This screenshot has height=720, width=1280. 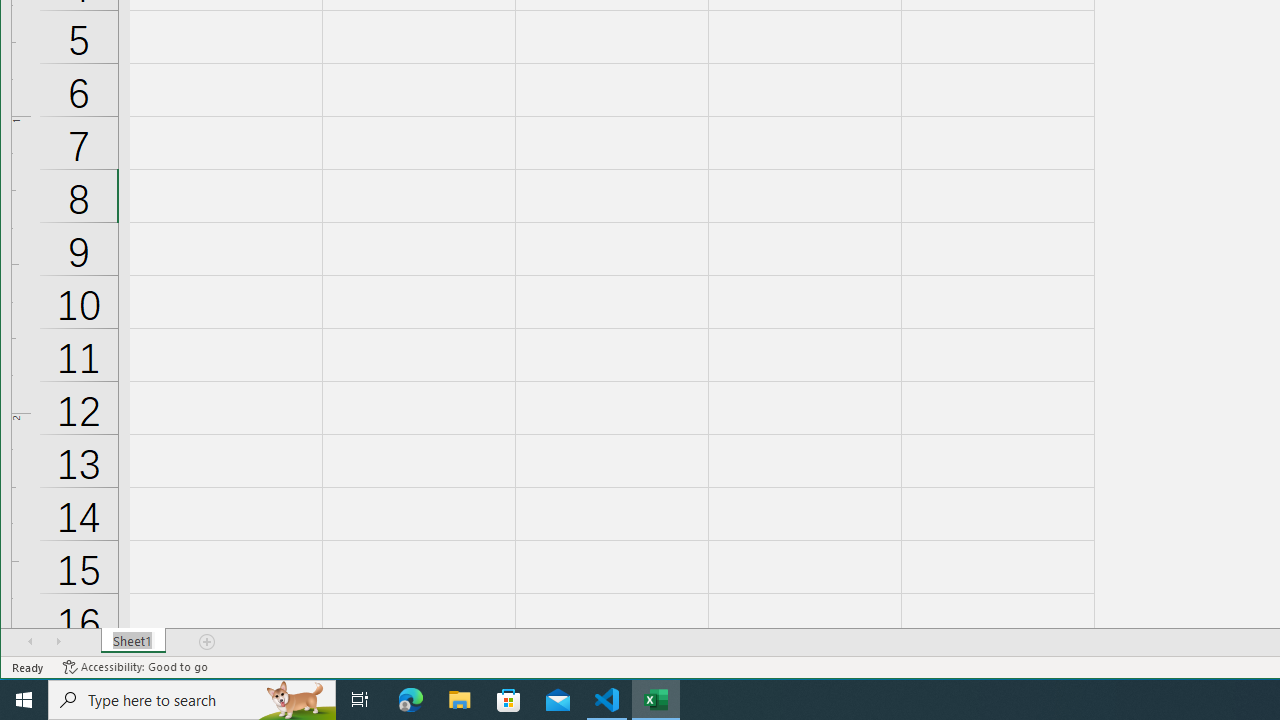 I want to click on 'Start', so click(x=24, y=698).